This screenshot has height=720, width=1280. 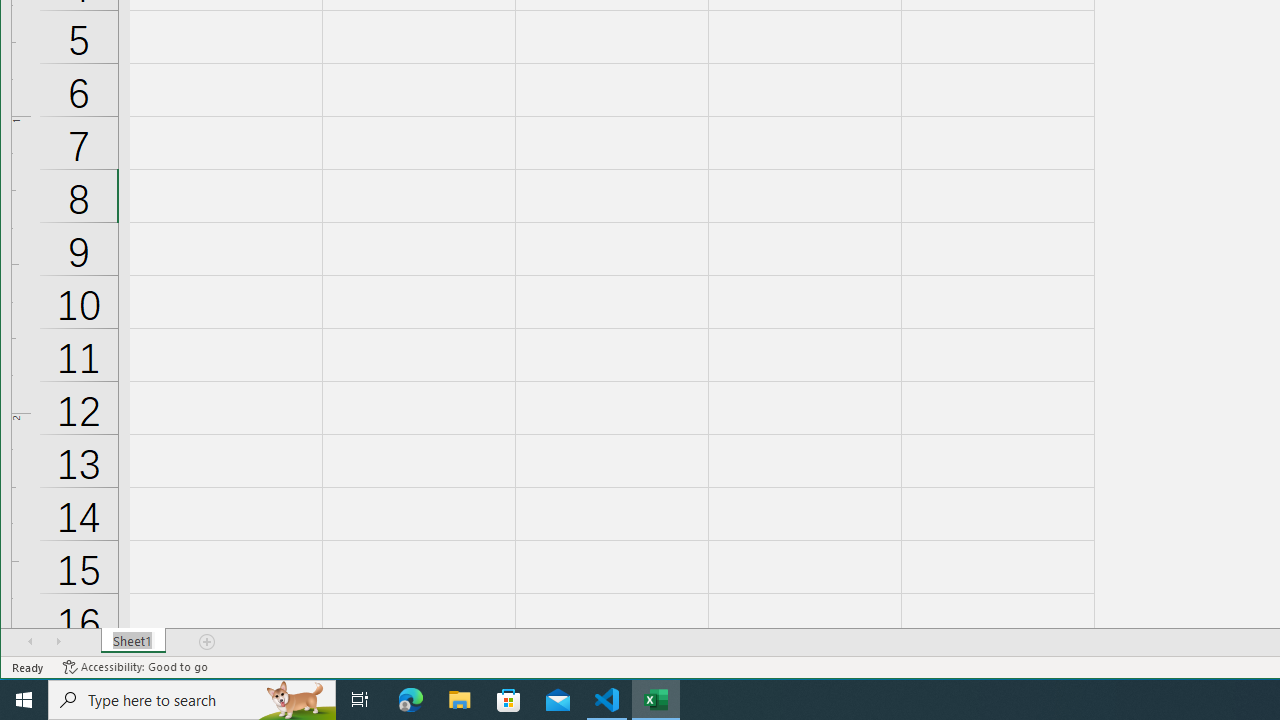 I want to click on 'Start', so click(x=24, y=698).